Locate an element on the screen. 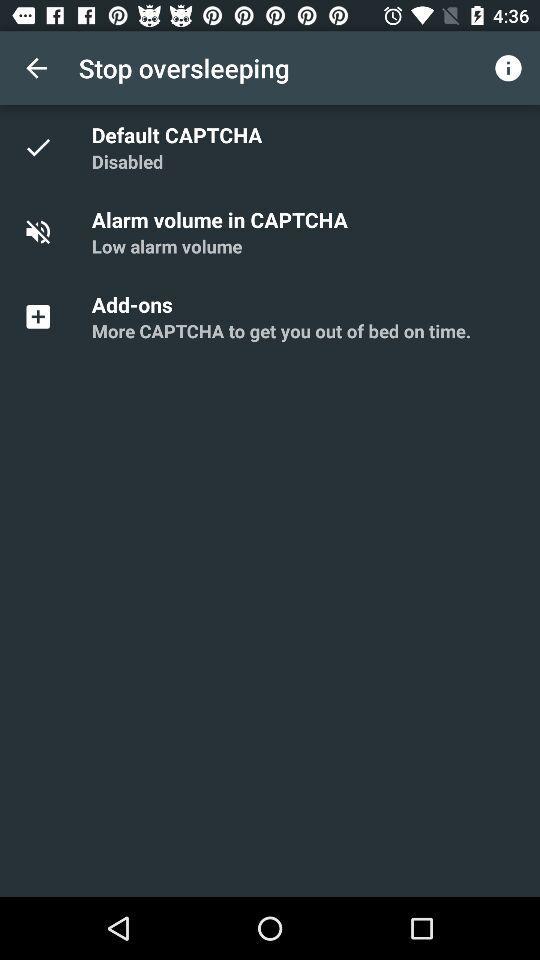  icon above the disabled is located at coordinates (180, 133).